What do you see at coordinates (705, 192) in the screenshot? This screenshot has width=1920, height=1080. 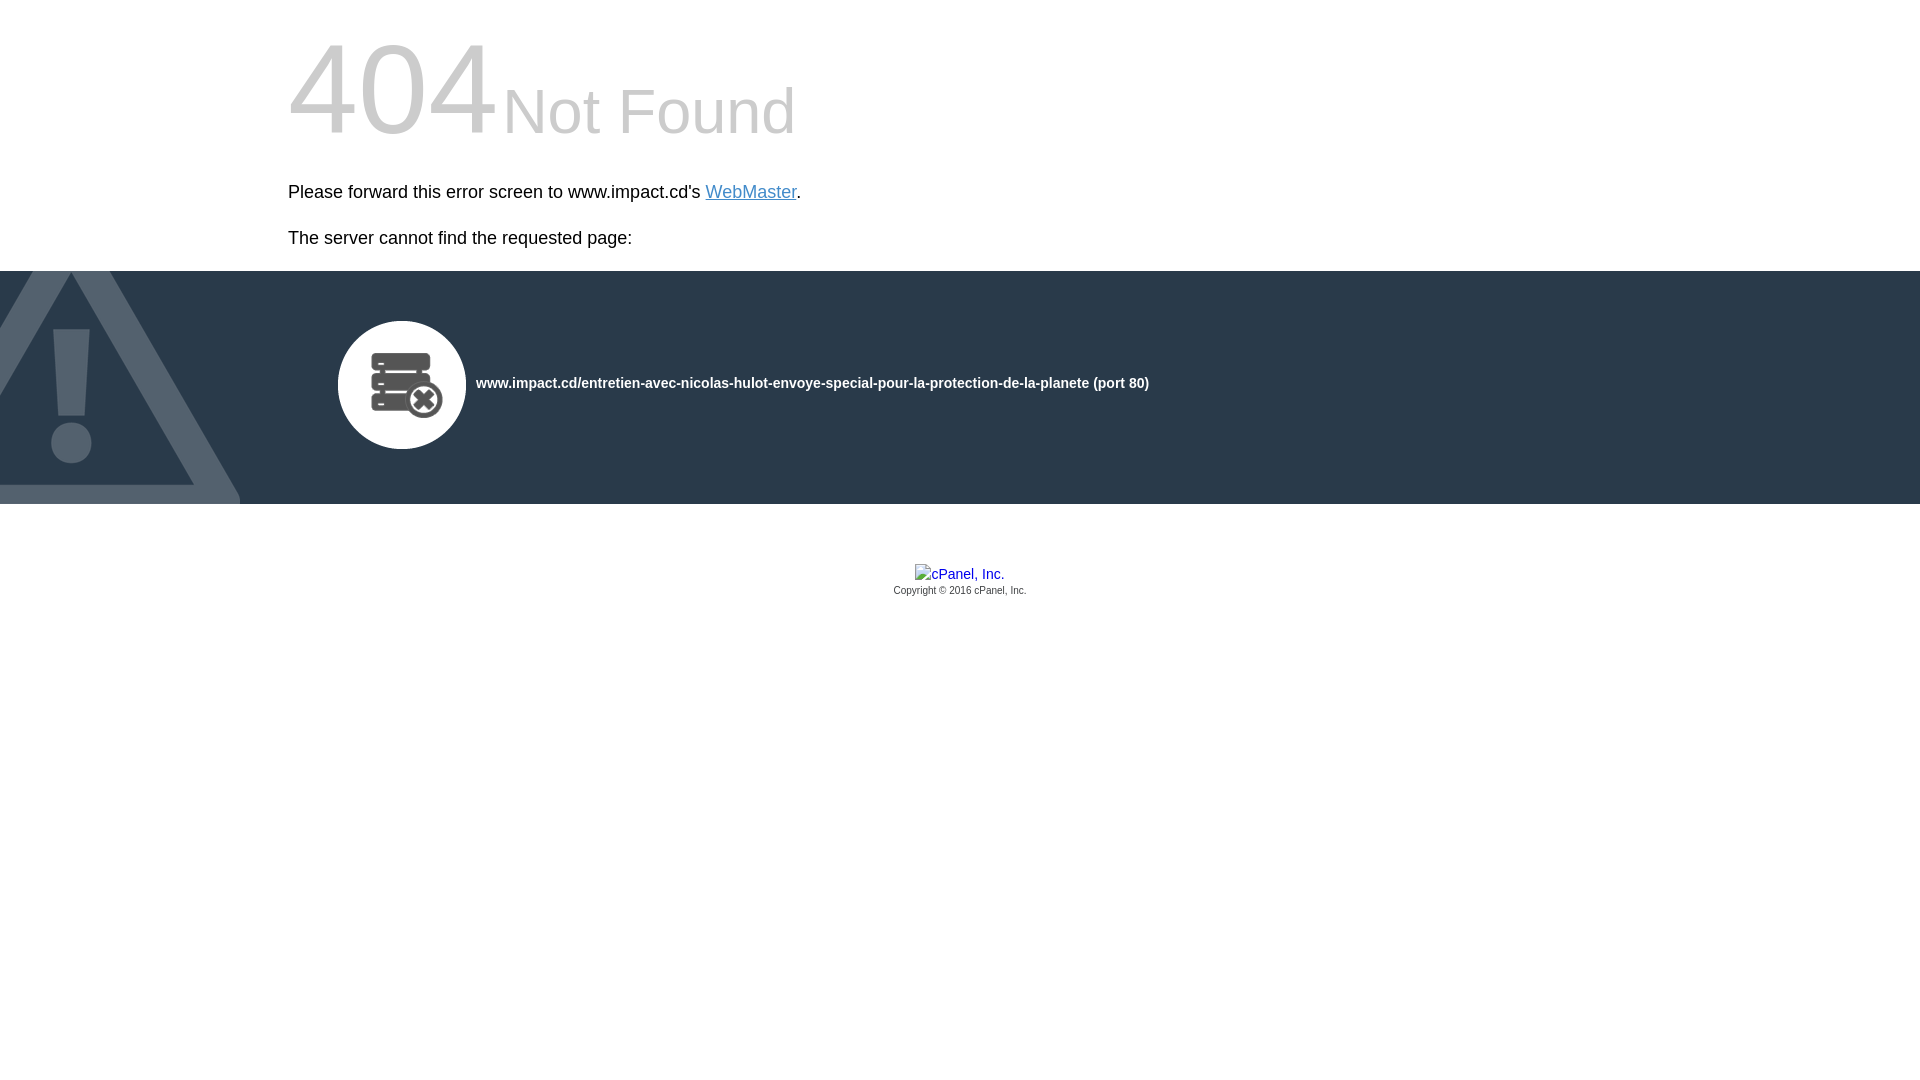 I see `'WebMaster'` at bounding box center [705, 192].